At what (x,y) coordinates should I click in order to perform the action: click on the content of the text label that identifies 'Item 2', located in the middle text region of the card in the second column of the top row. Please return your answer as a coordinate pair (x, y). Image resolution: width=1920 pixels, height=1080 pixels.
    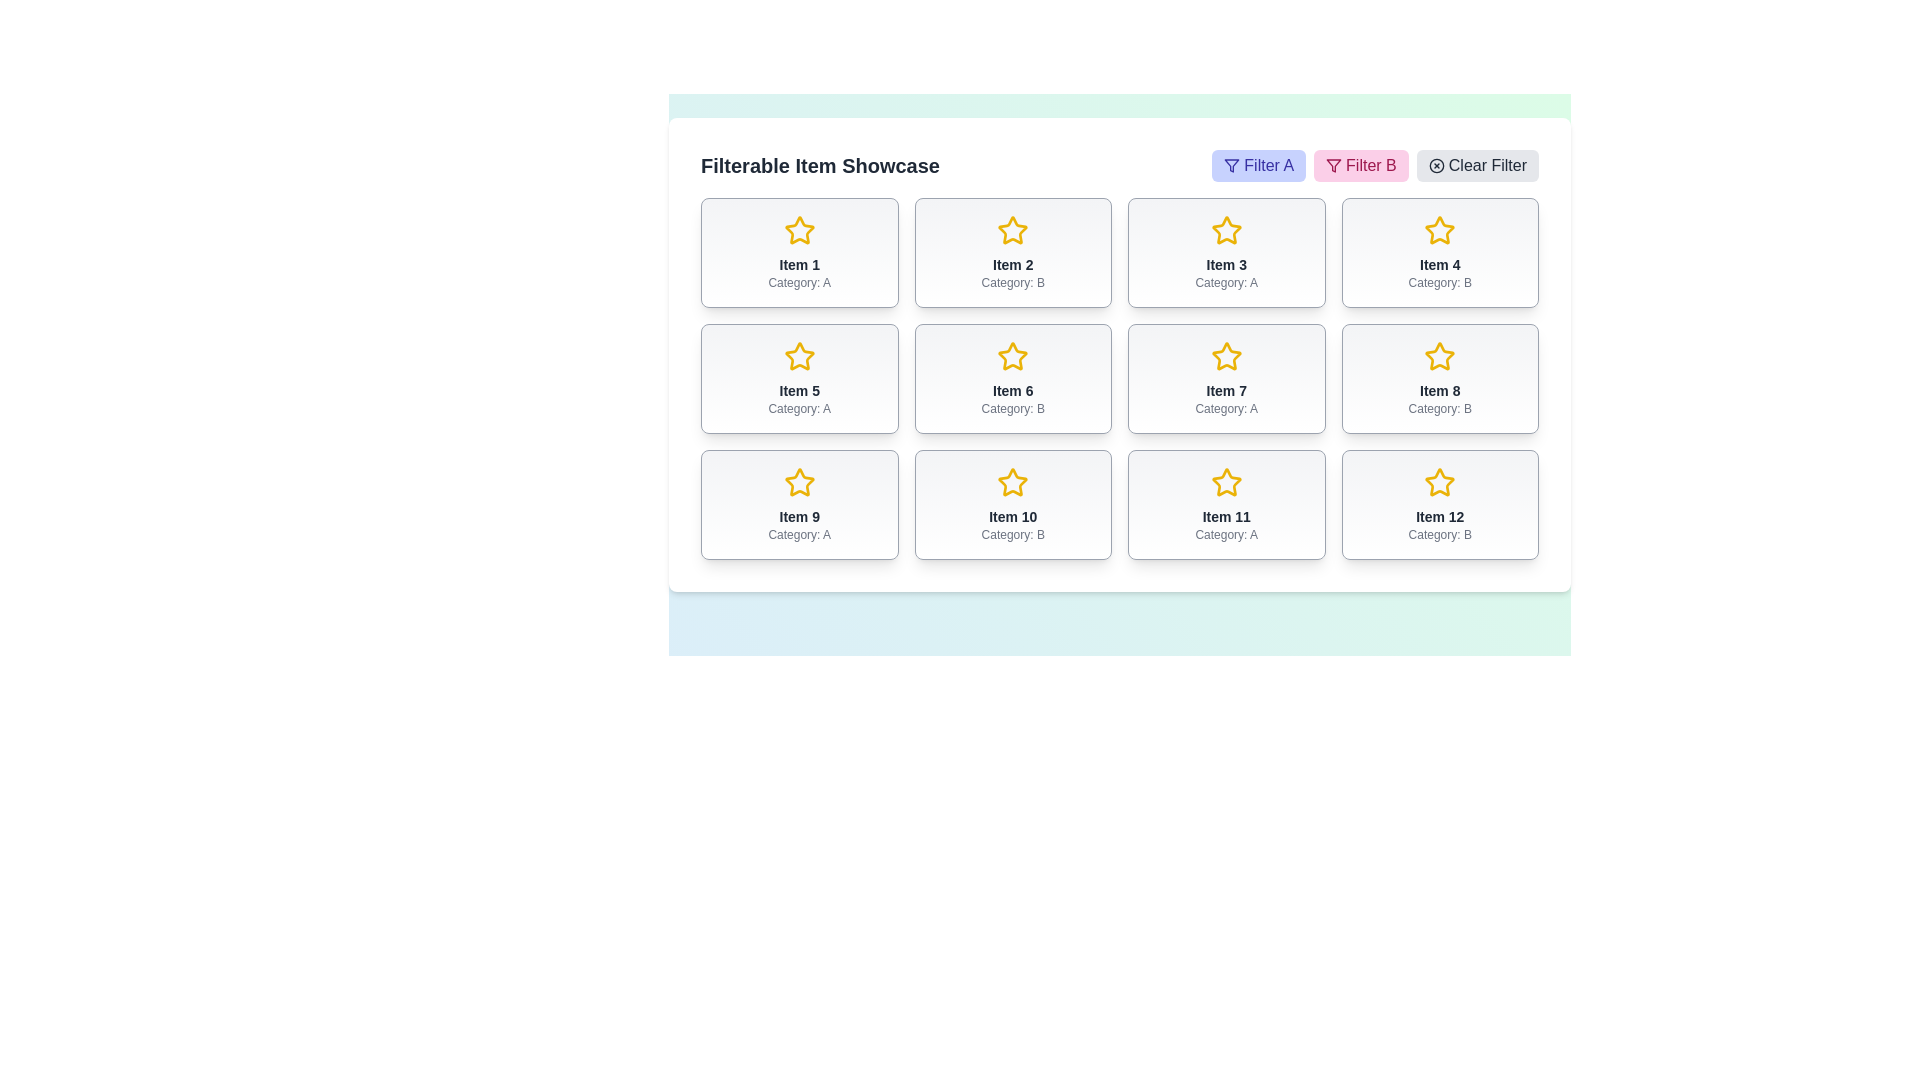
    Looking at the image, I should click on (1013, 264).